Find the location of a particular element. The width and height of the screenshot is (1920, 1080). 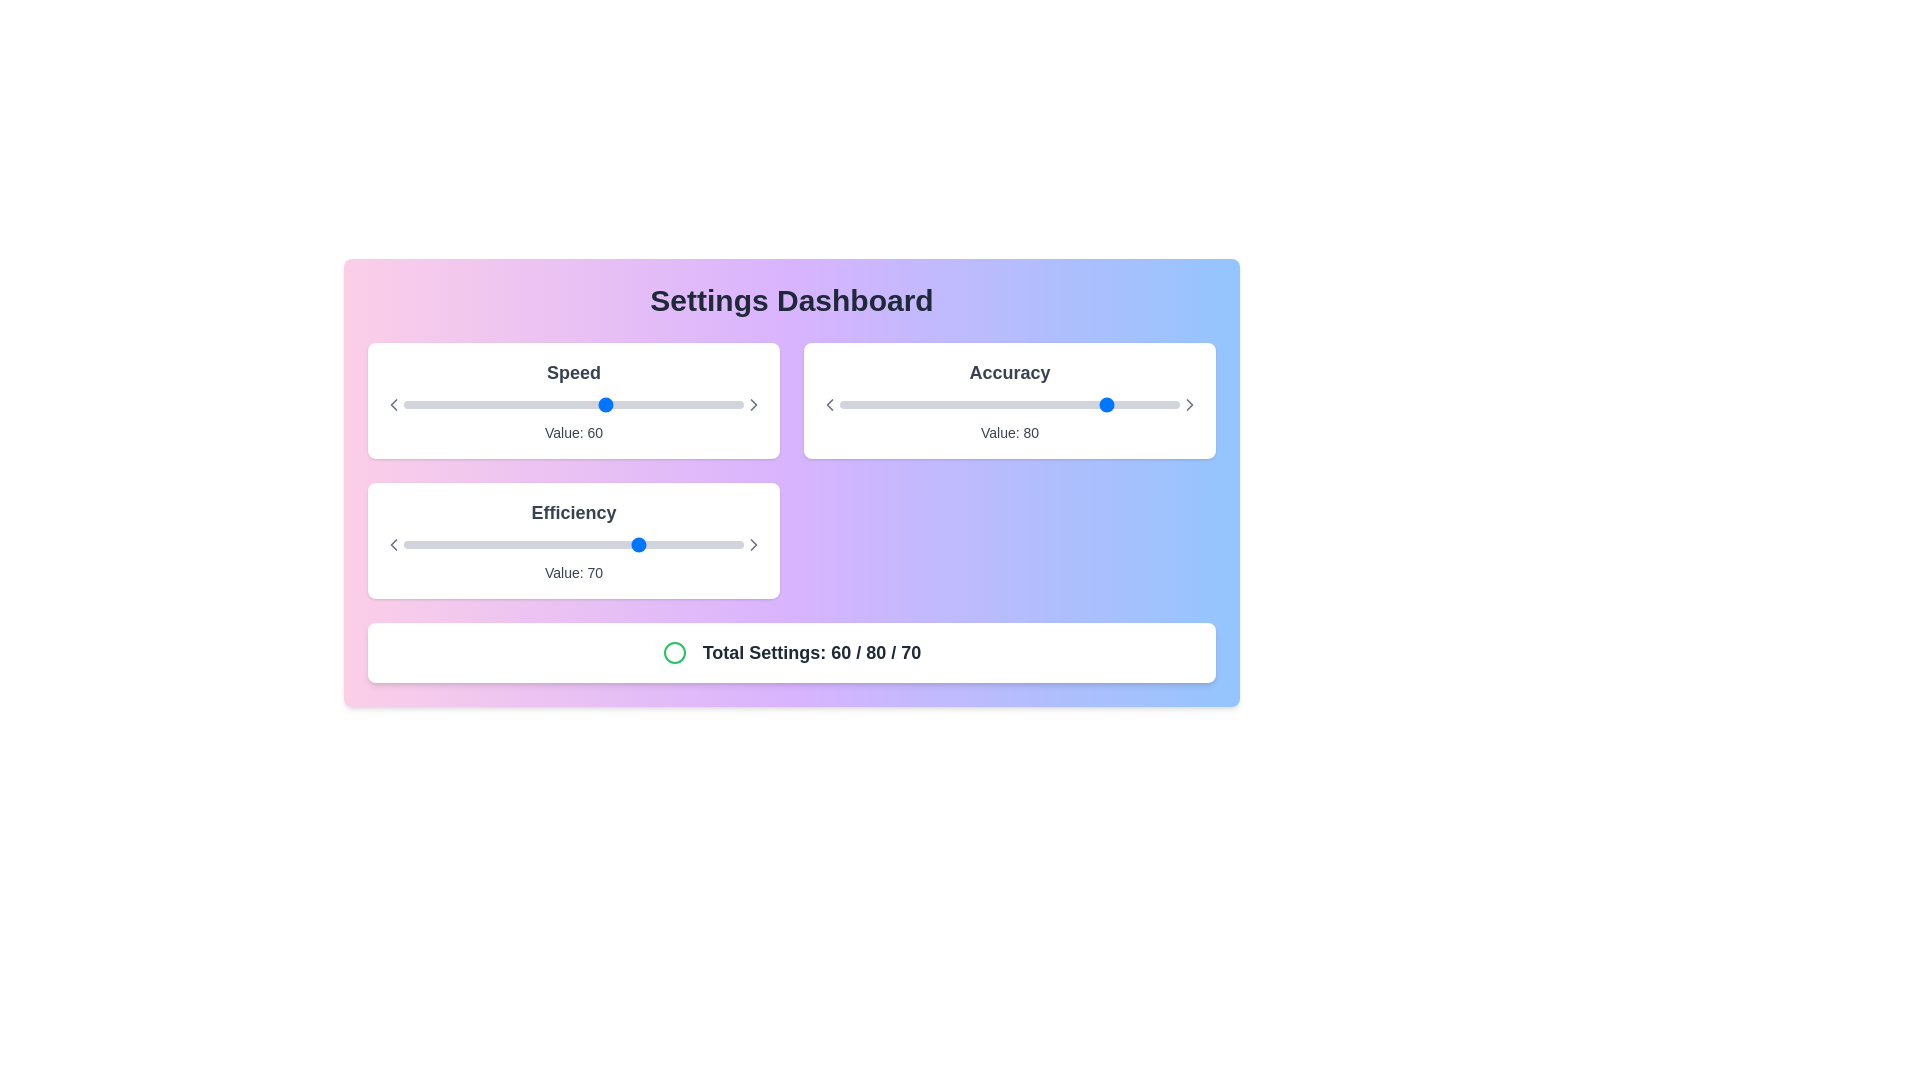

the accuracy slider is located at coordinates (969, 405).